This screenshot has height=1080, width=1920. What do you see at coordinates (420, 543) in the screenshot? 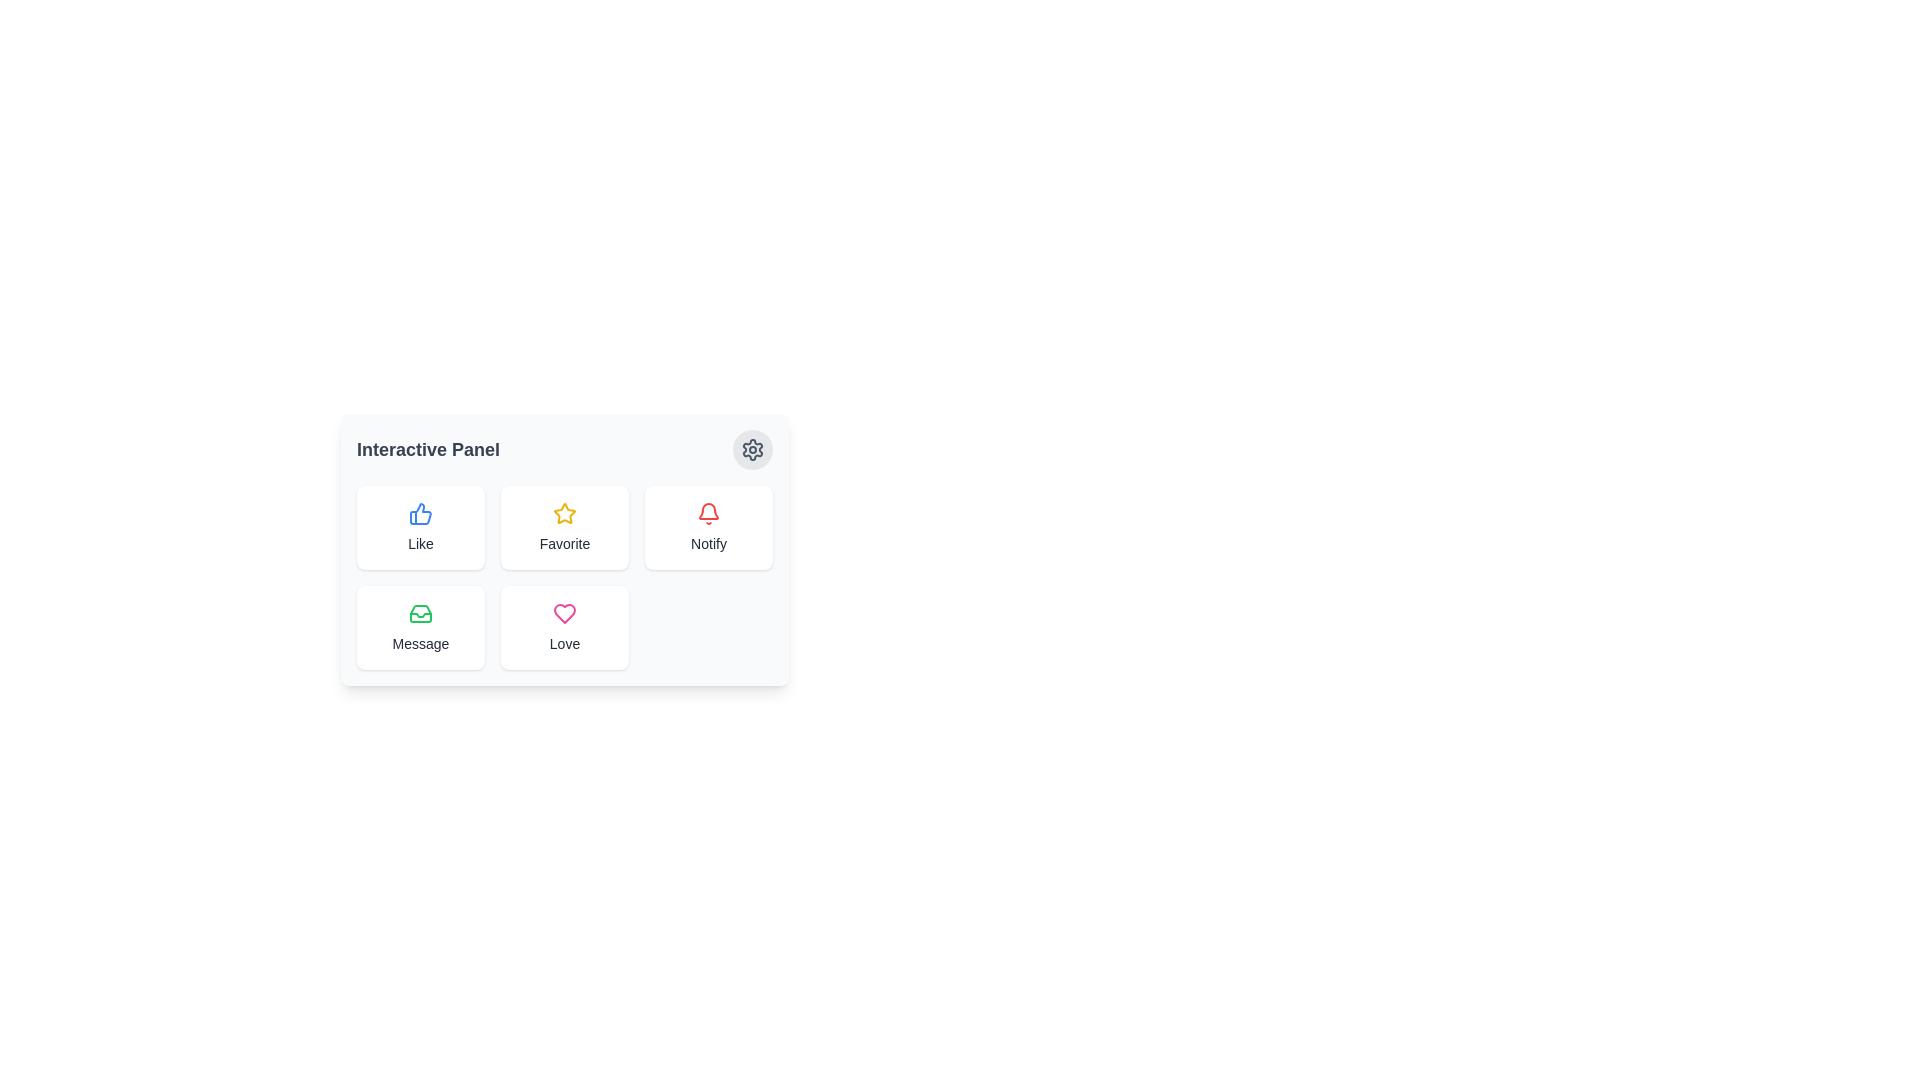
I see `the descriptive text label indicating the functionality of the thumbs-up icon, which is positioned below the icon within its card in the interactive panel` at bounding box center [420, 543].